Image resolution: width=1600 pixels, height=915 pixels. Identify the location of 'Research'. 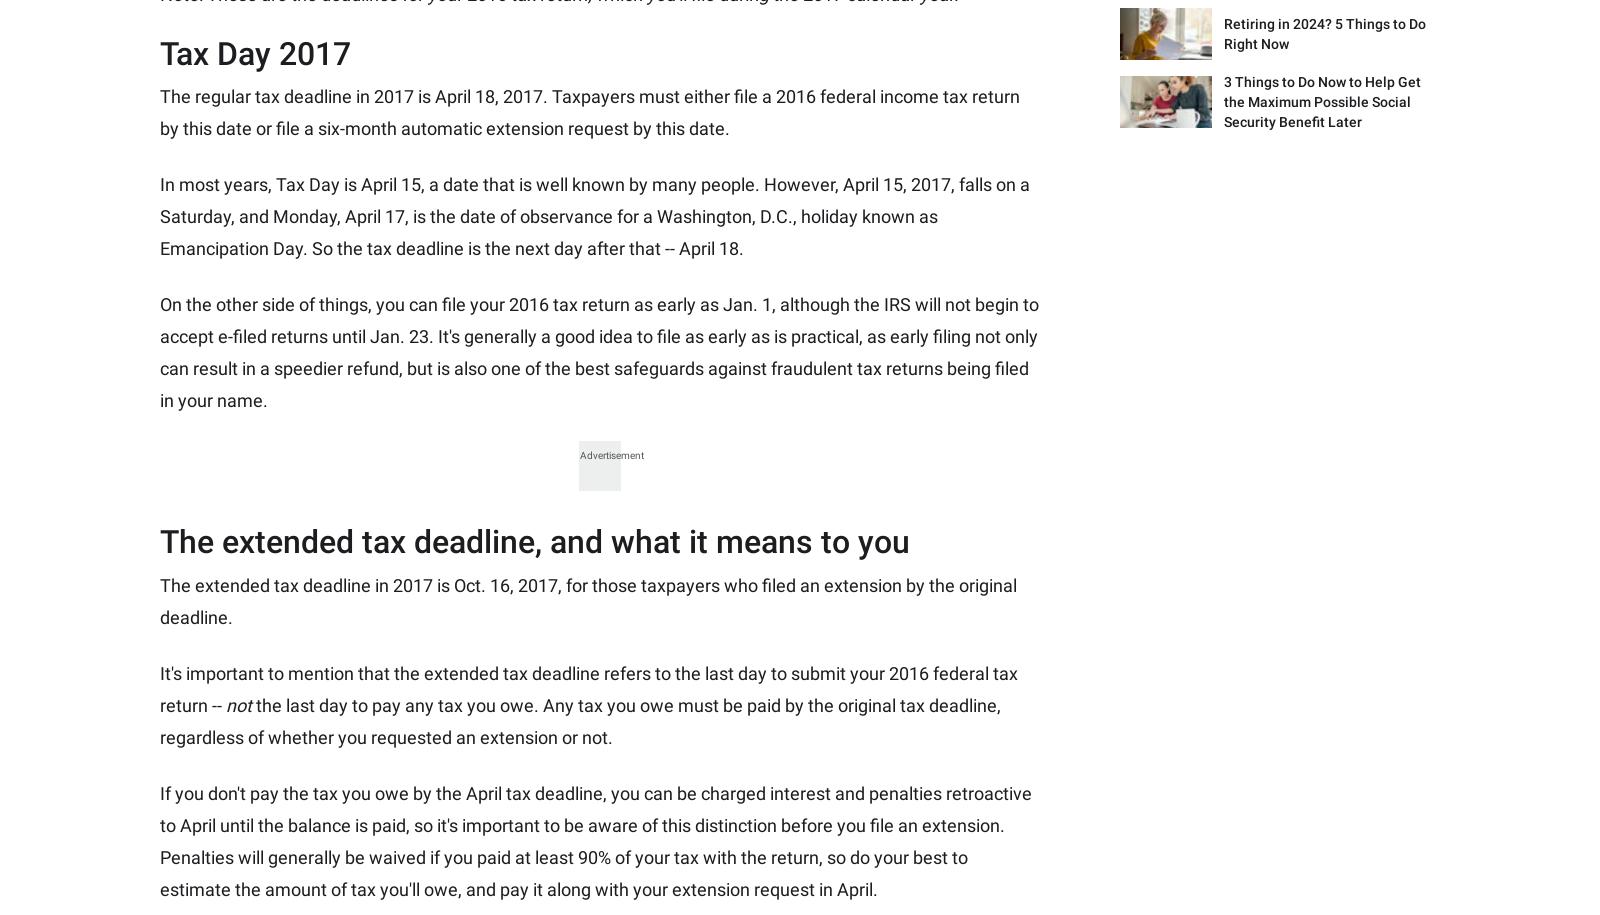
(523, 307).